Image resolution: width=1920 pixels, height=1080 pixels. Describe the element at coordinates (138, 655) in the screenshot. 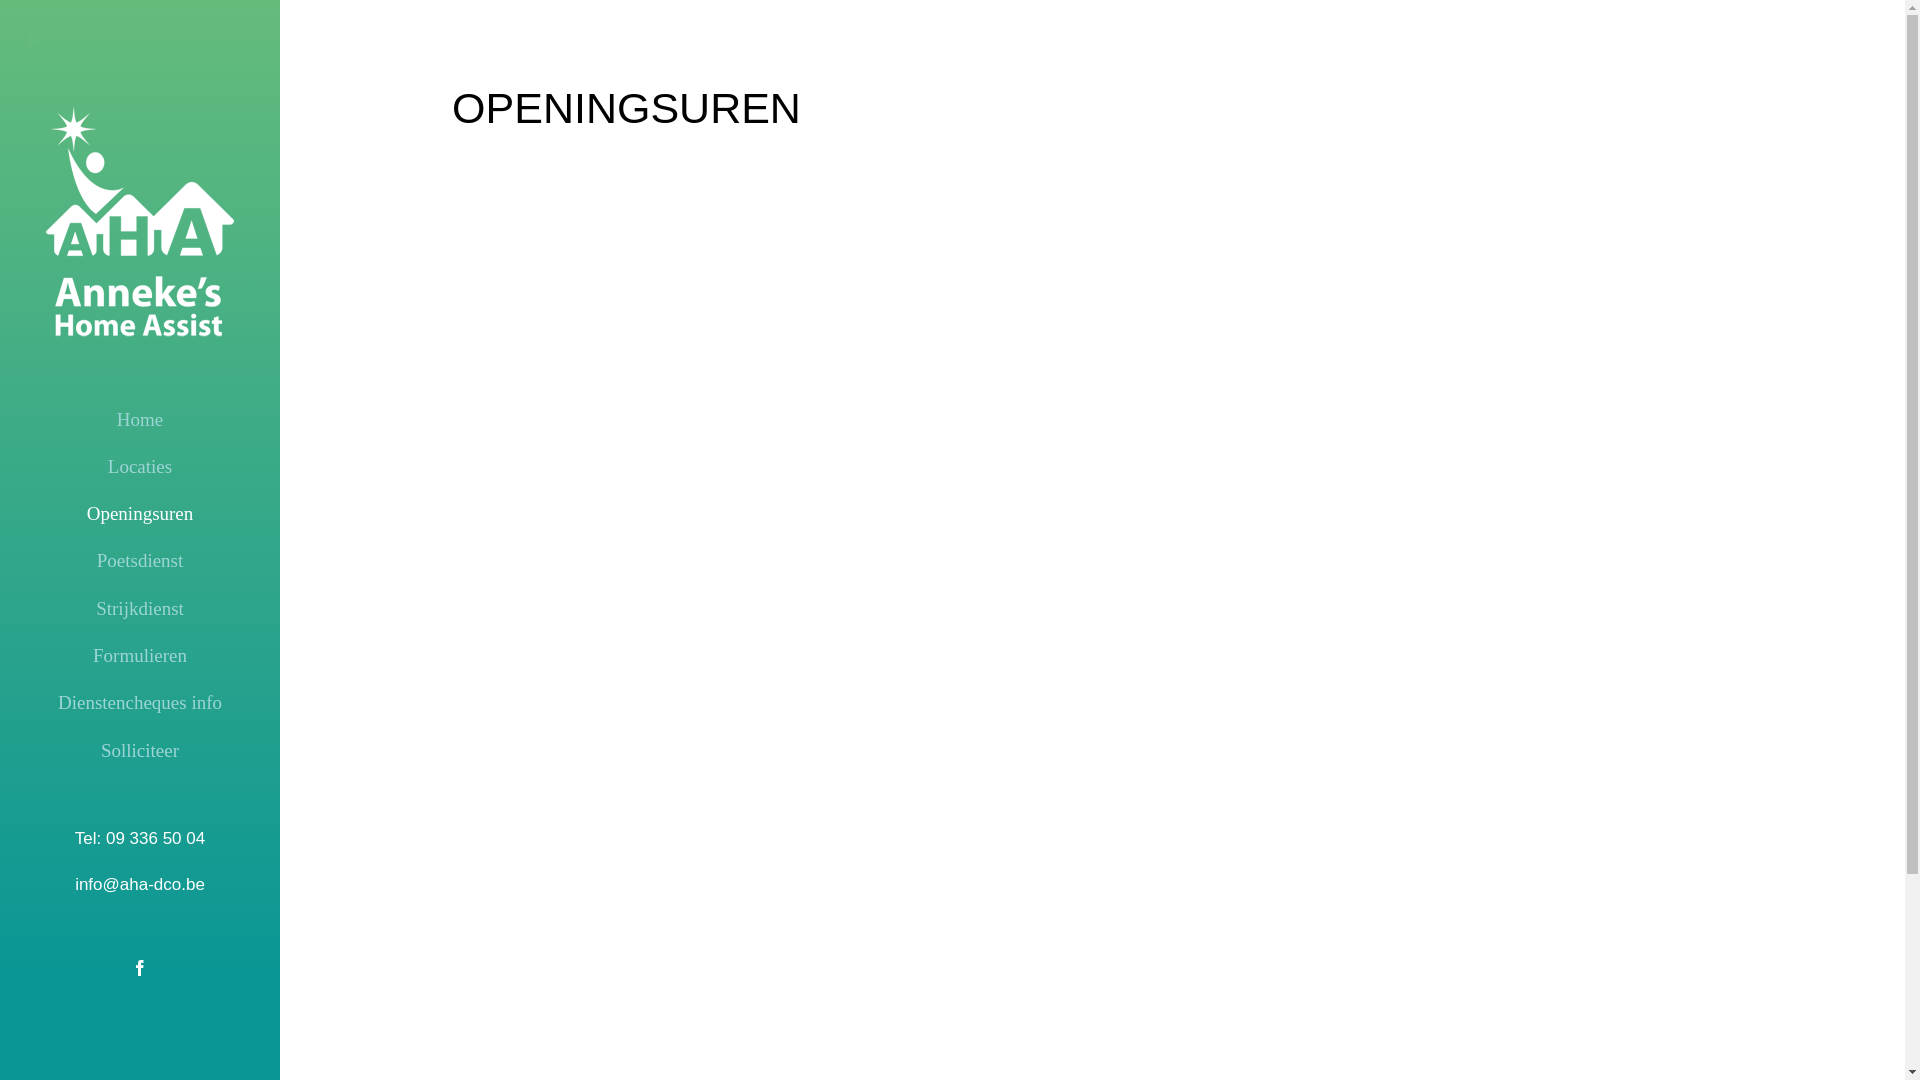

I see `'Formulieren'` at that location.